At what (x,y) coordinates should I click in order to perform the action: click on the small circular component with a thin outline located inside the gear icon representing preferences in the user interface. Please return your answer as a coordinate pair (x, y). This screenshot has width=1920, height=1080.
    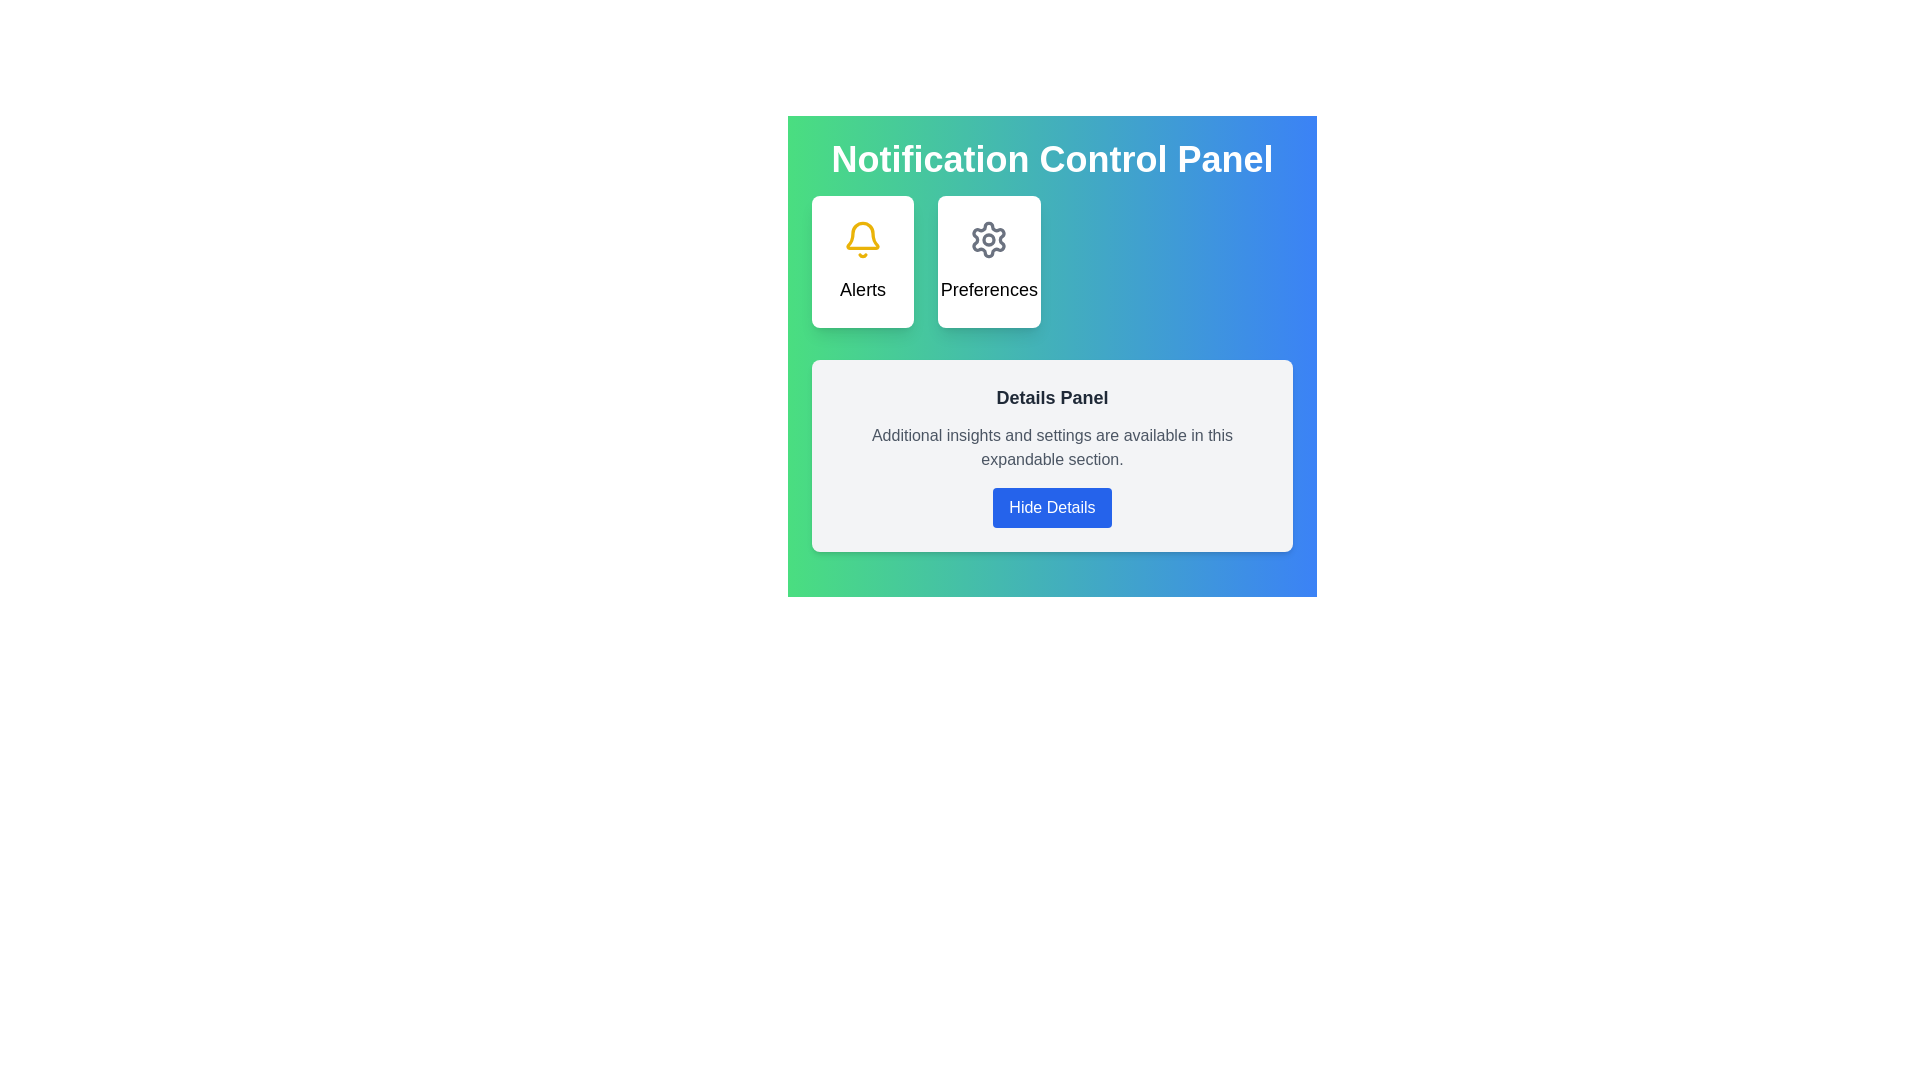
    Looking at the image, I should click on (989, 238).